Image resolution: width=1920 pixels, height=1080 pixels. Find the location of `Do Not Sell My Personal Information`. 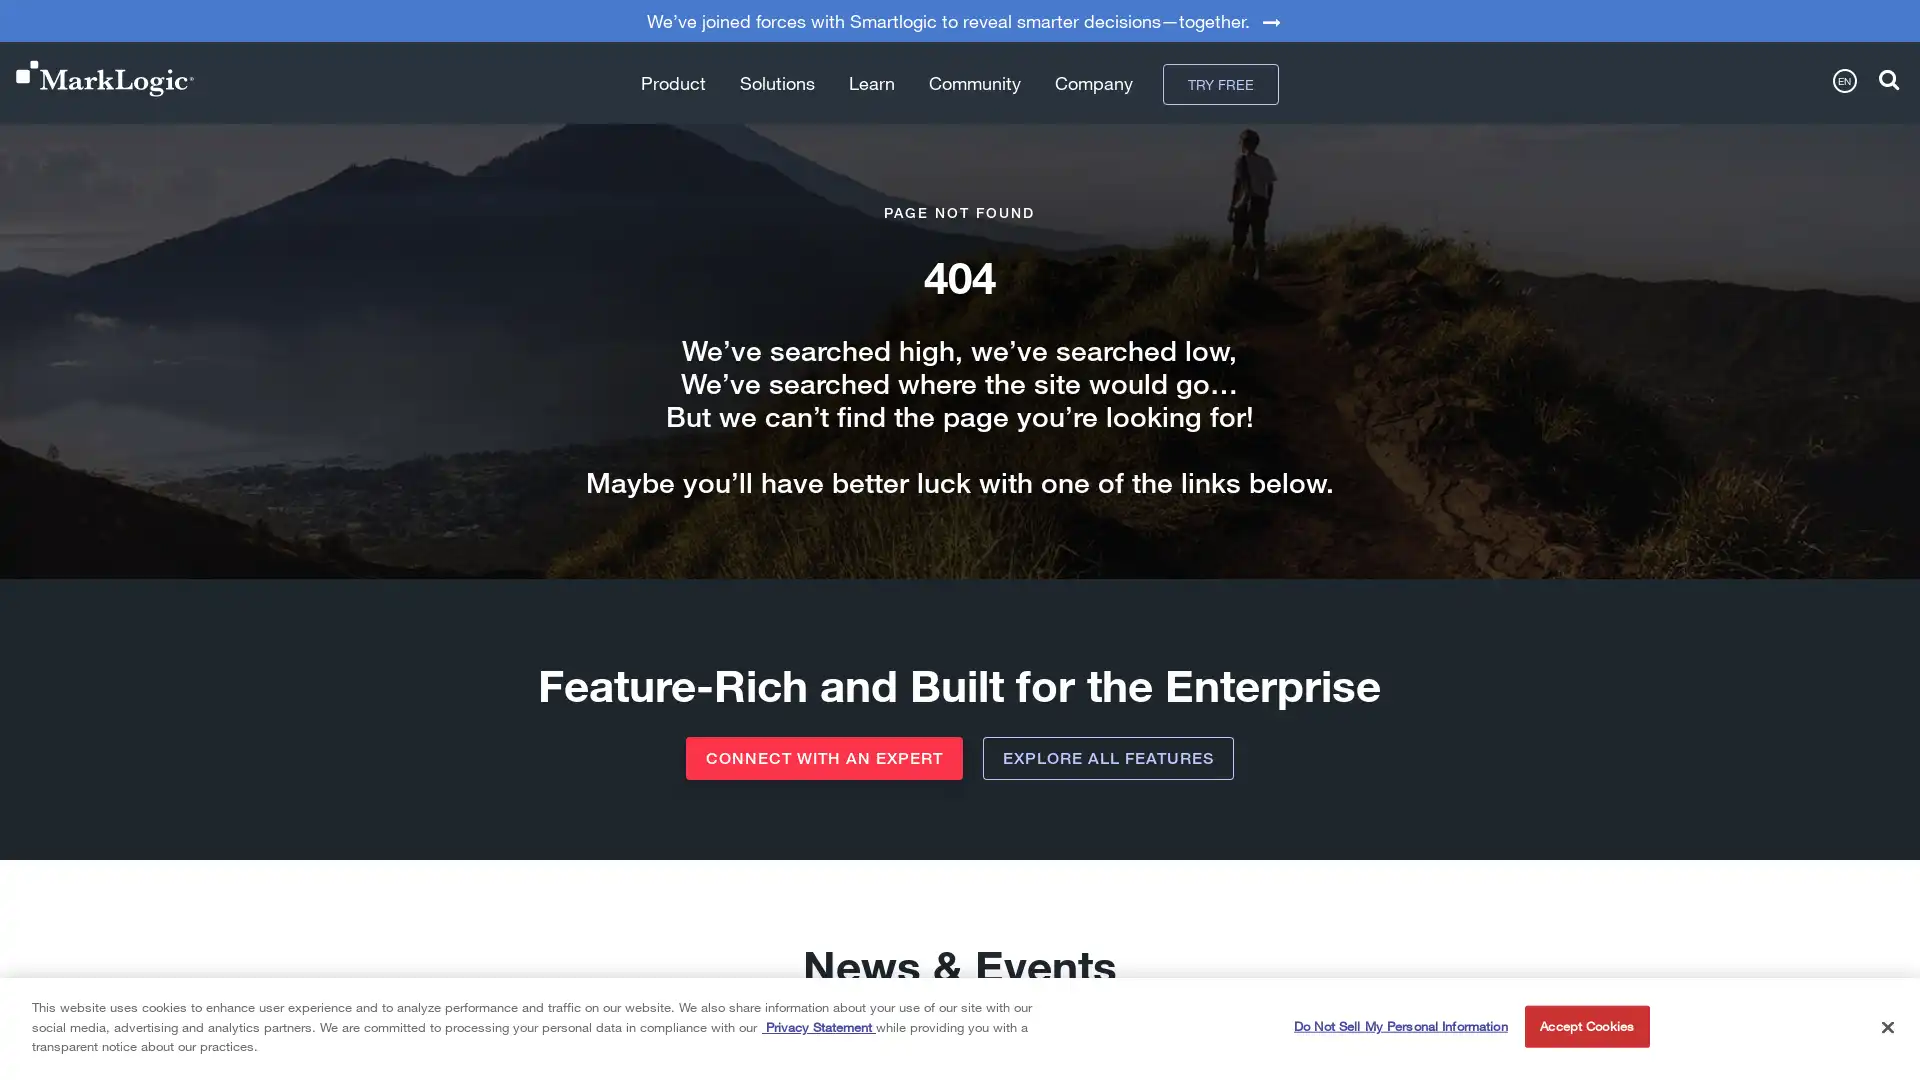

Do Not Sell My Personal Information is located at coordinates (1399, 1026).